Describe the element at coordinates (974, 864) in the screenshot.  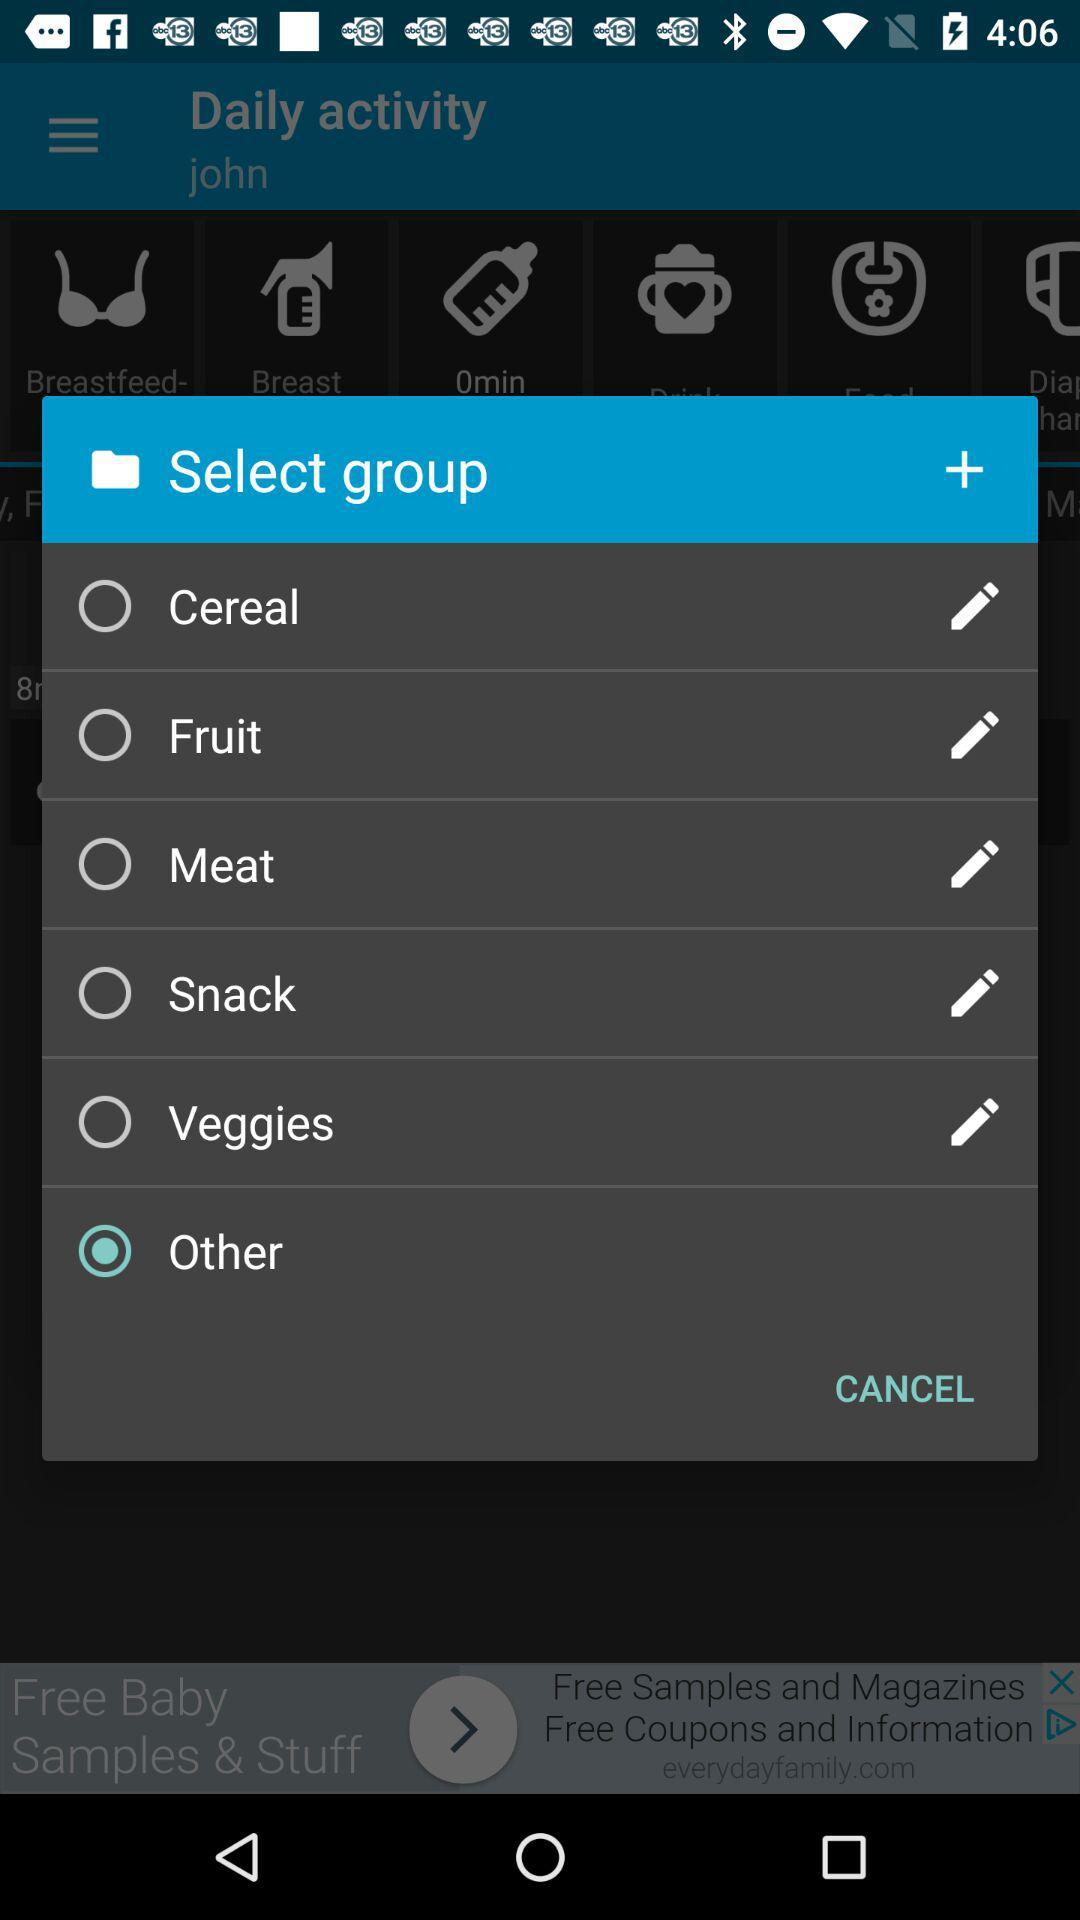
I see `select group` at that location.